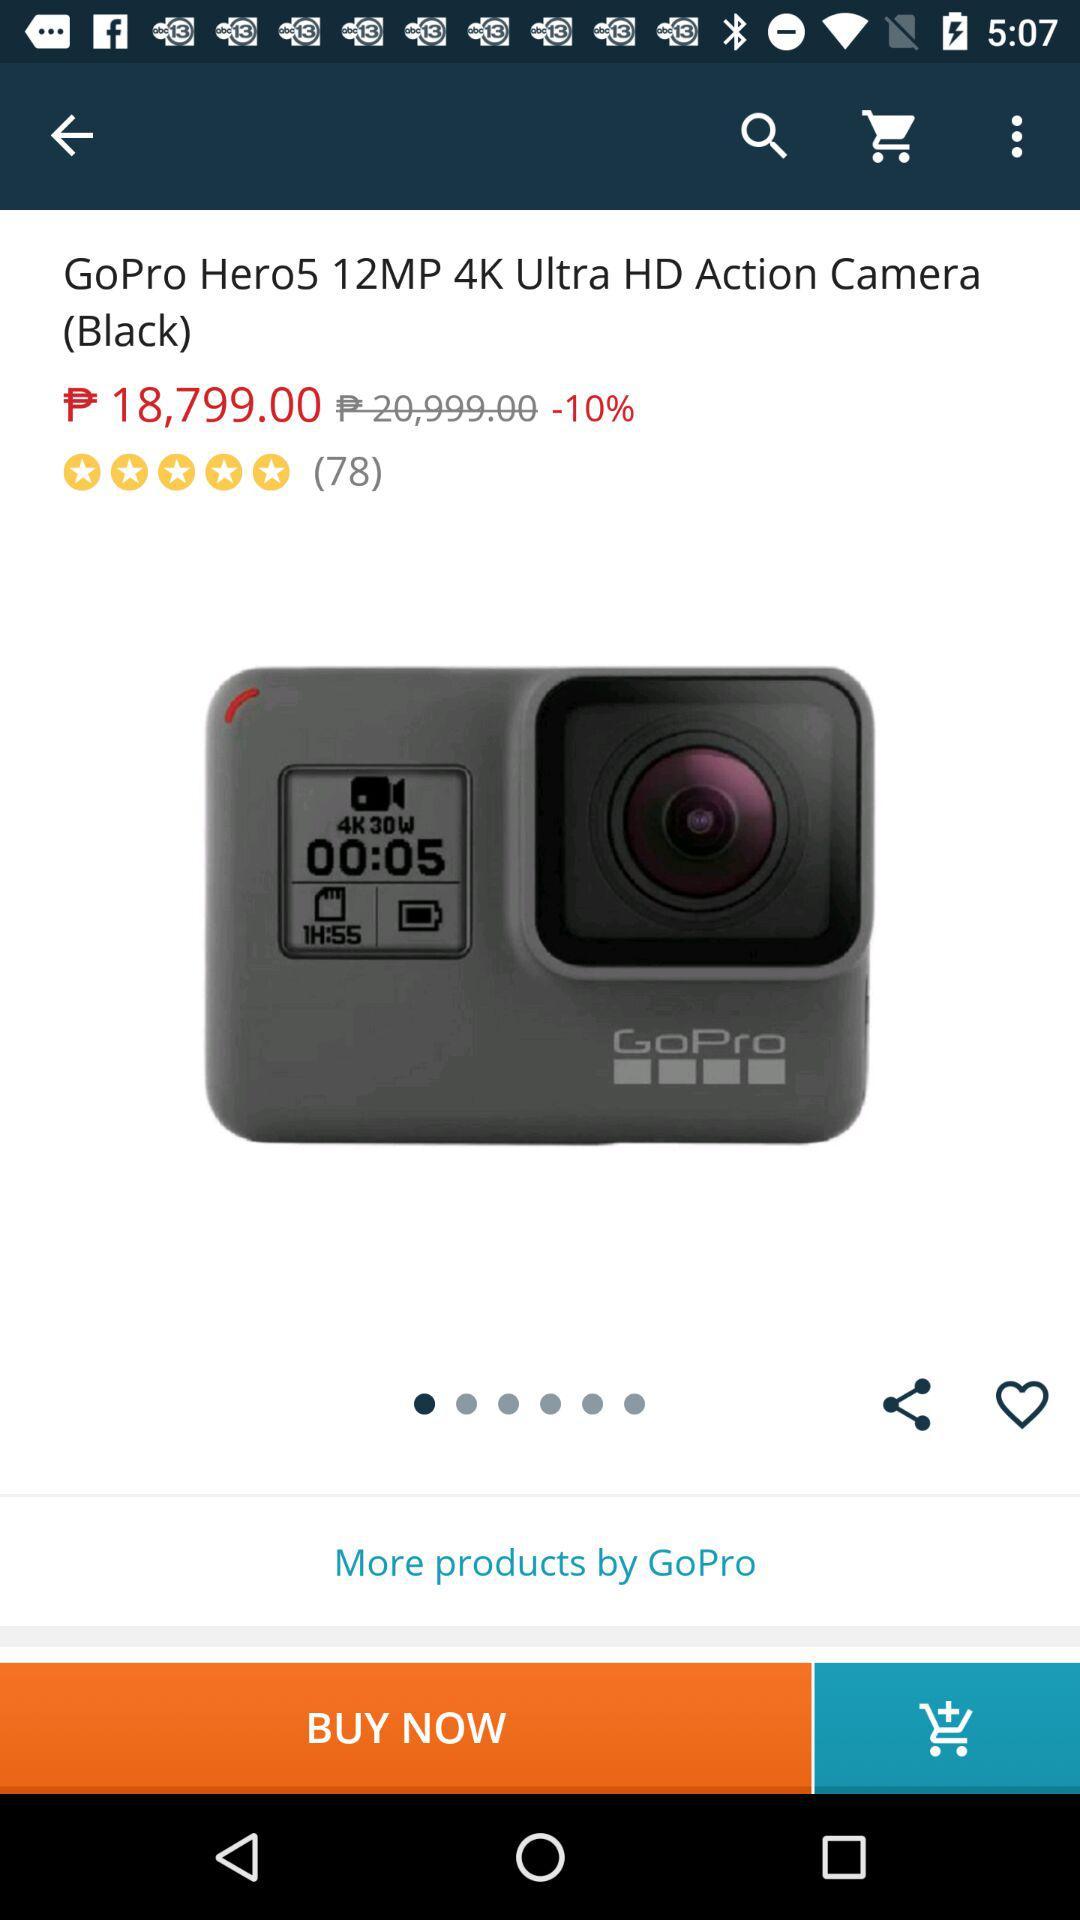  Describe the element at coordinates (1022, 1403) in the screenshot. I see `like` at that location.